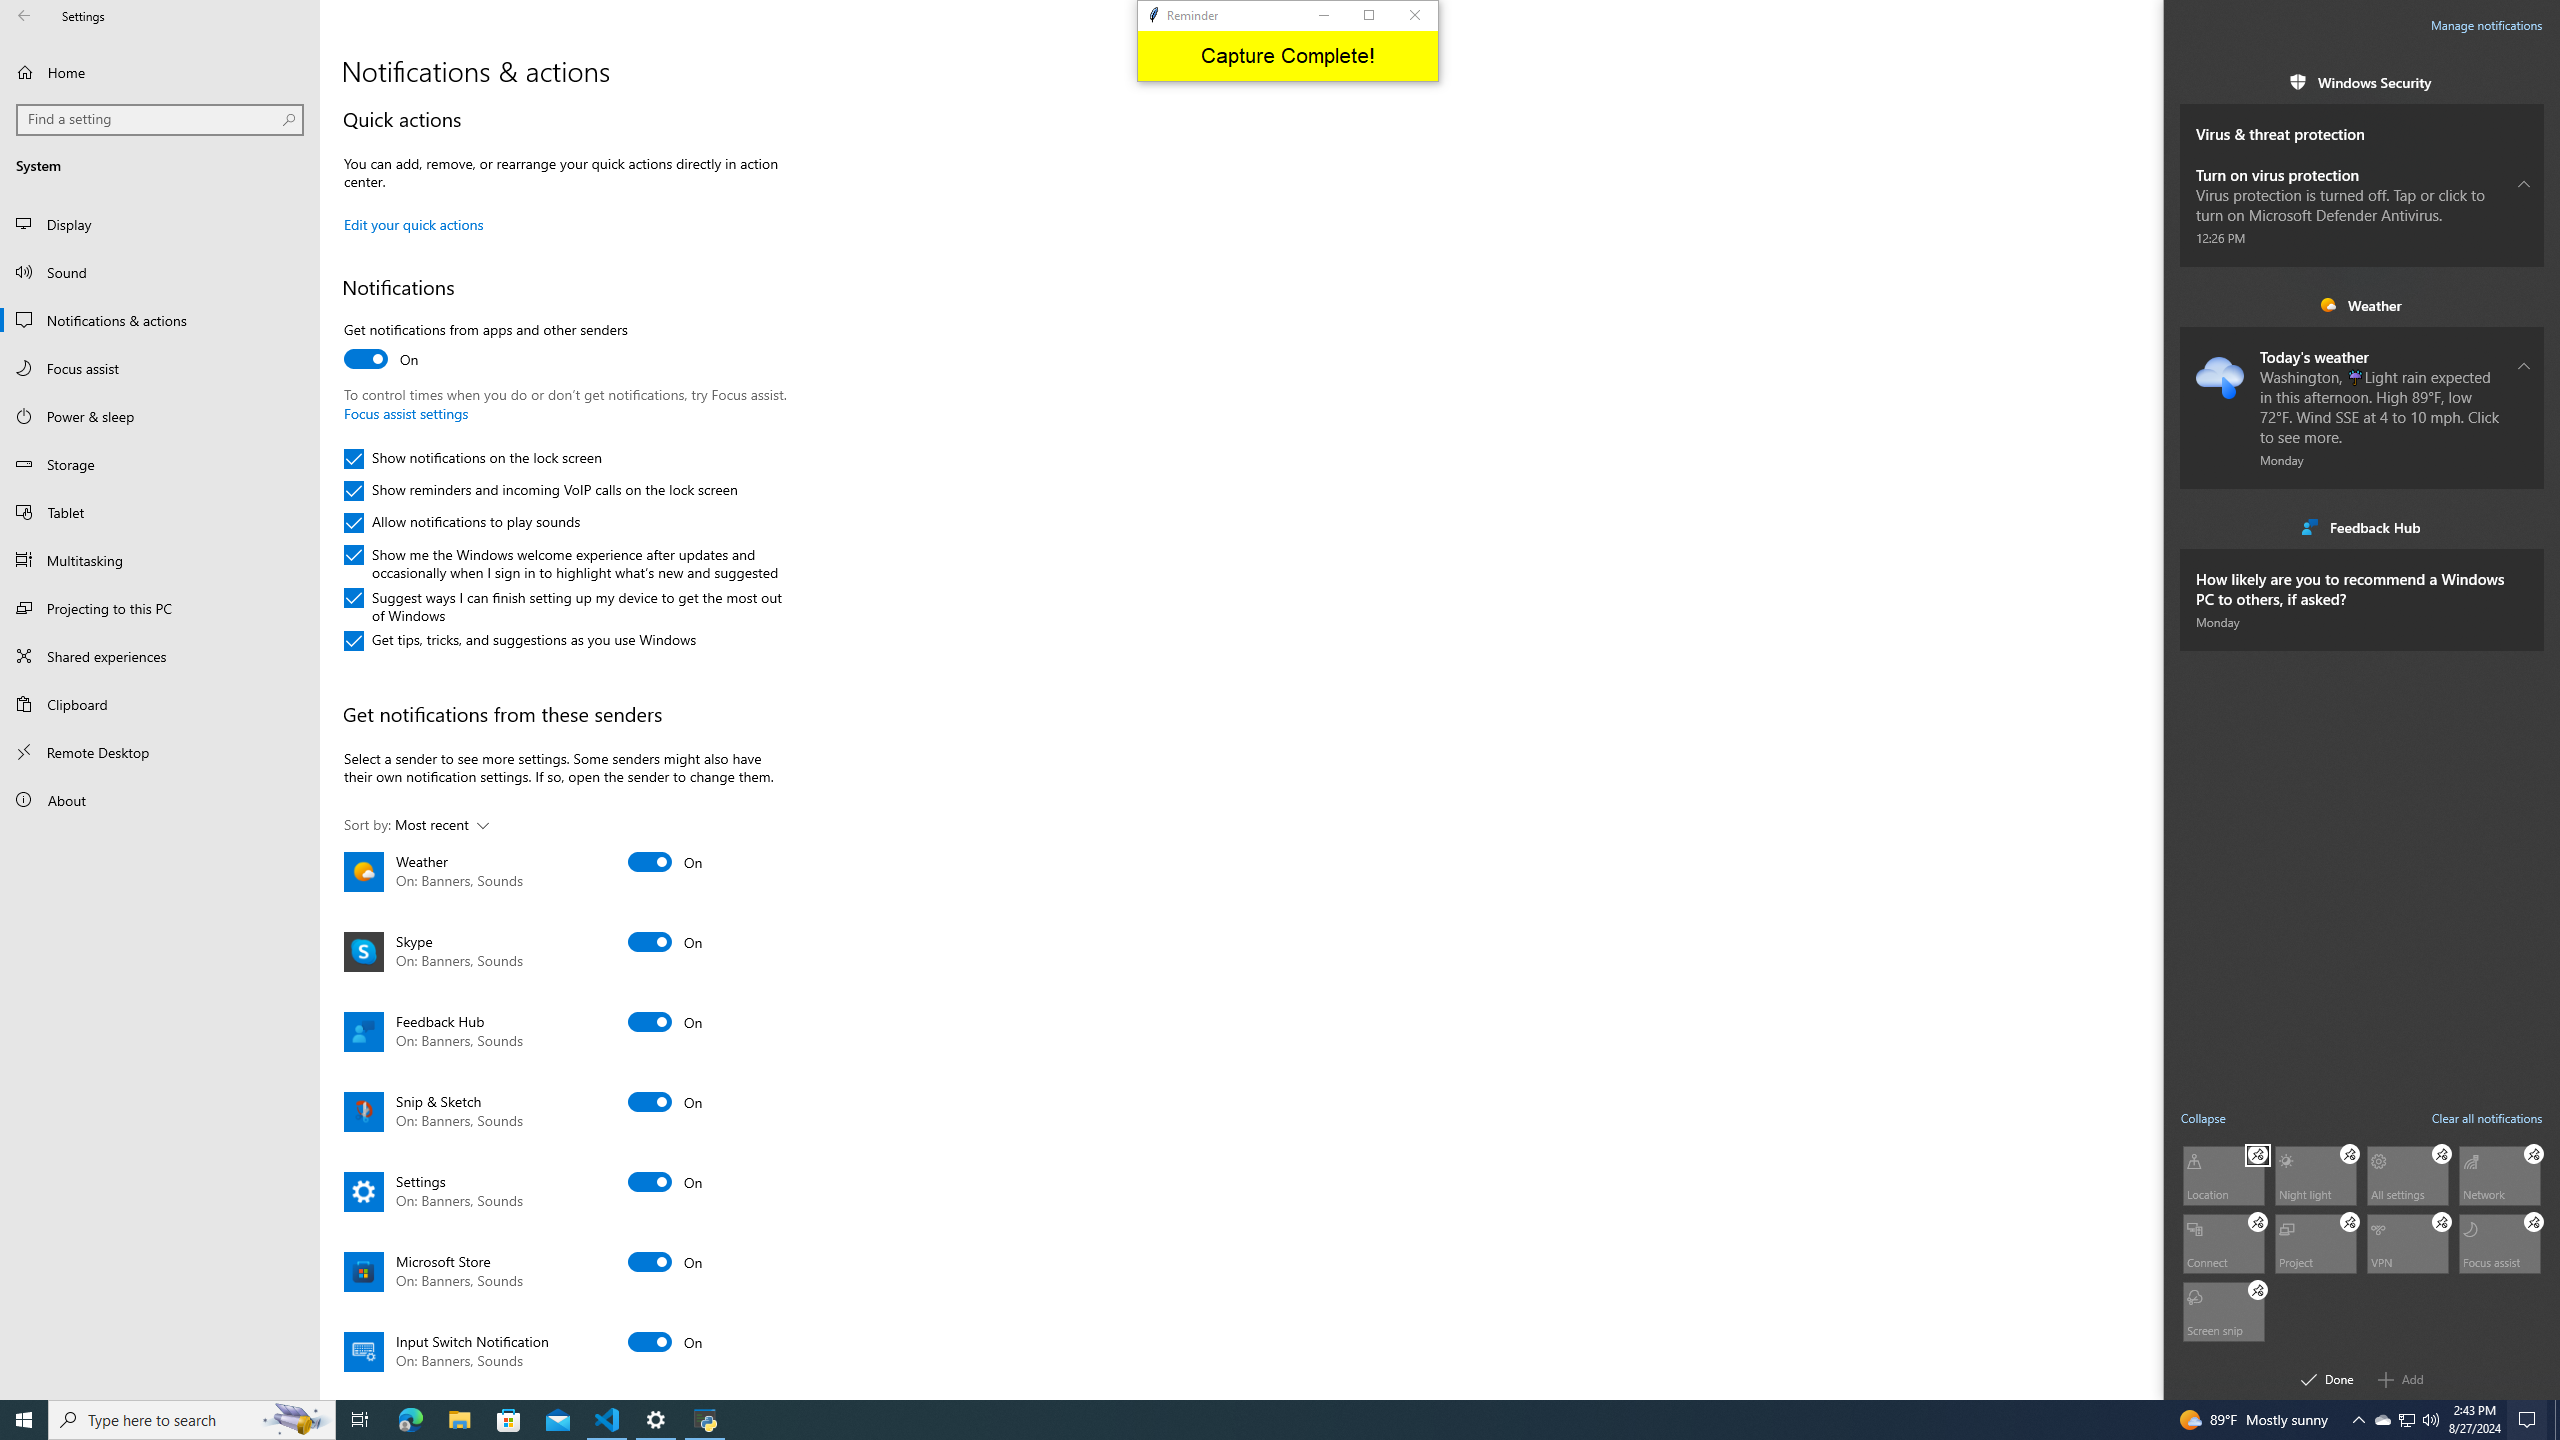 The image size is (2560, 1440). Describe the element at coordinates (2406, 1175) in the screenshot. I see `'All settings'` at that location.